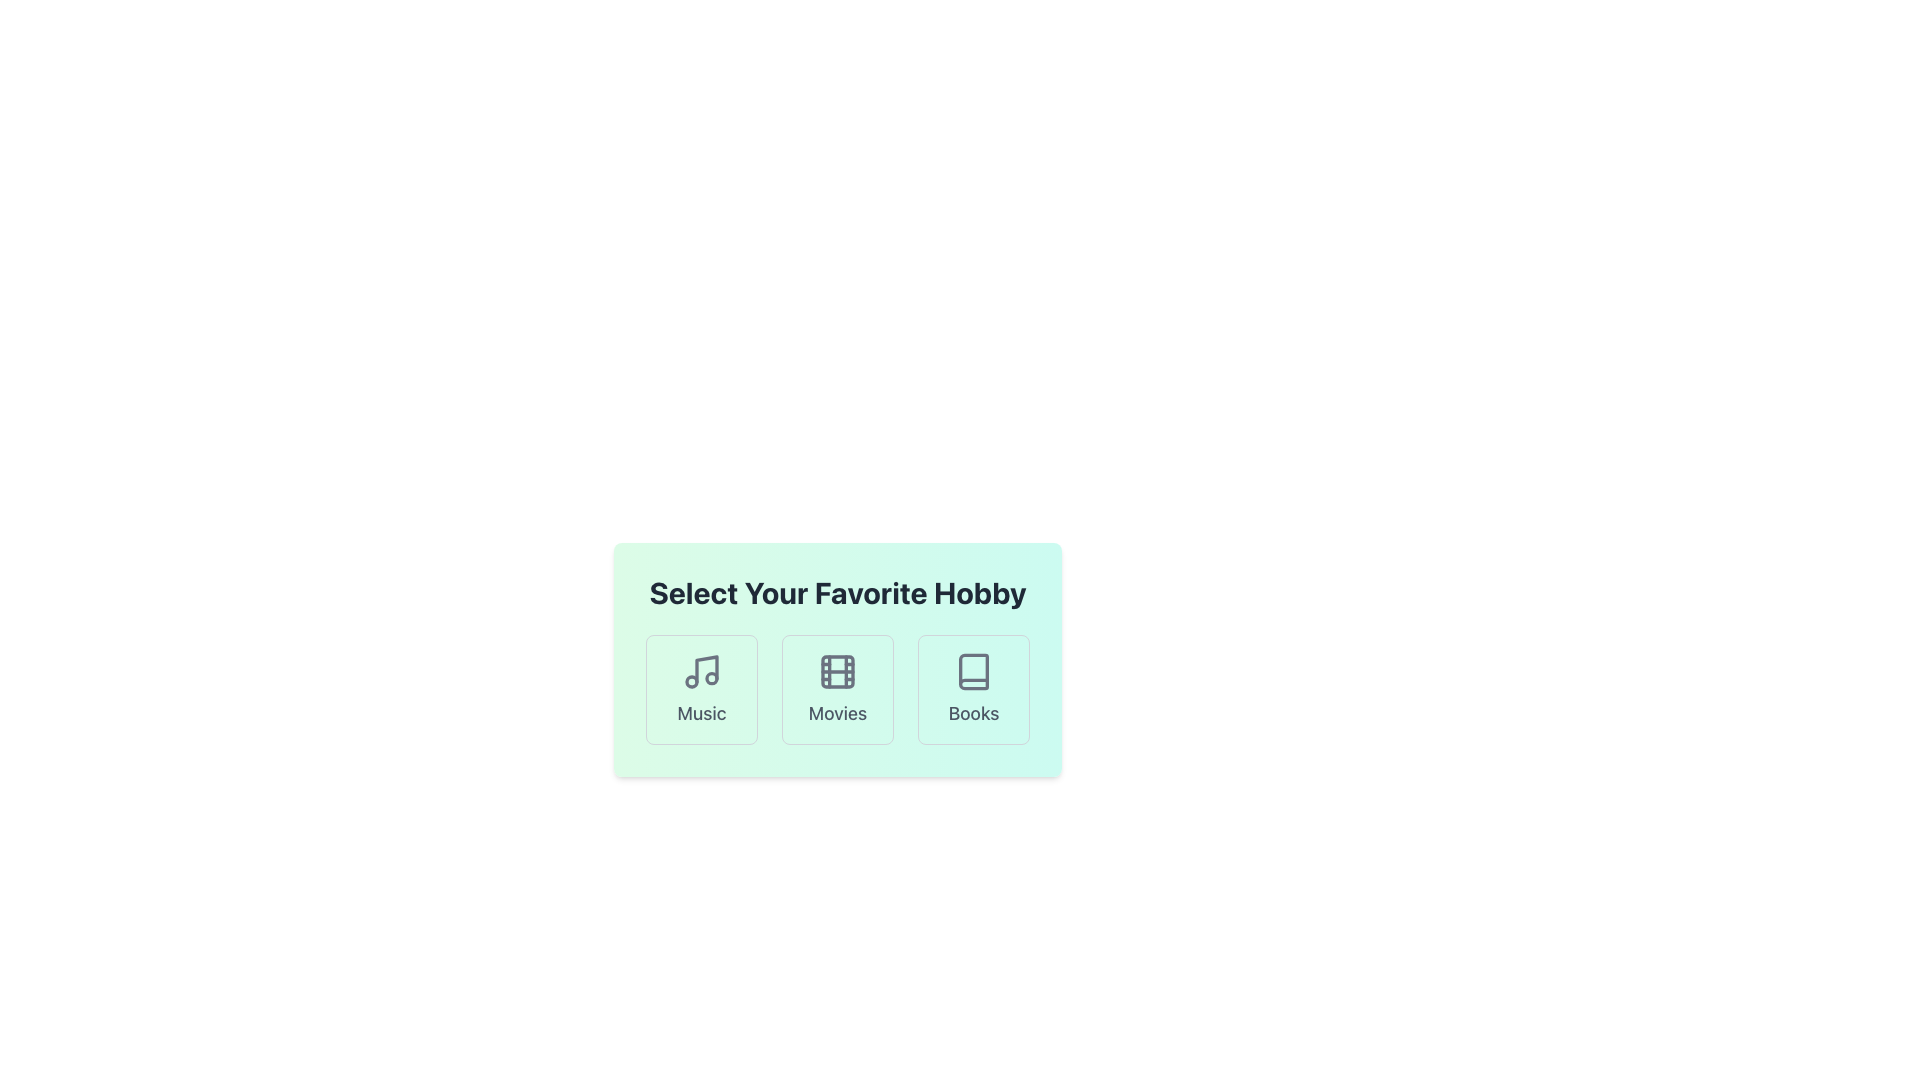  I want to click on the film reel icon located above the 'Movies' text in the second column of the options list, so click(838, 671).